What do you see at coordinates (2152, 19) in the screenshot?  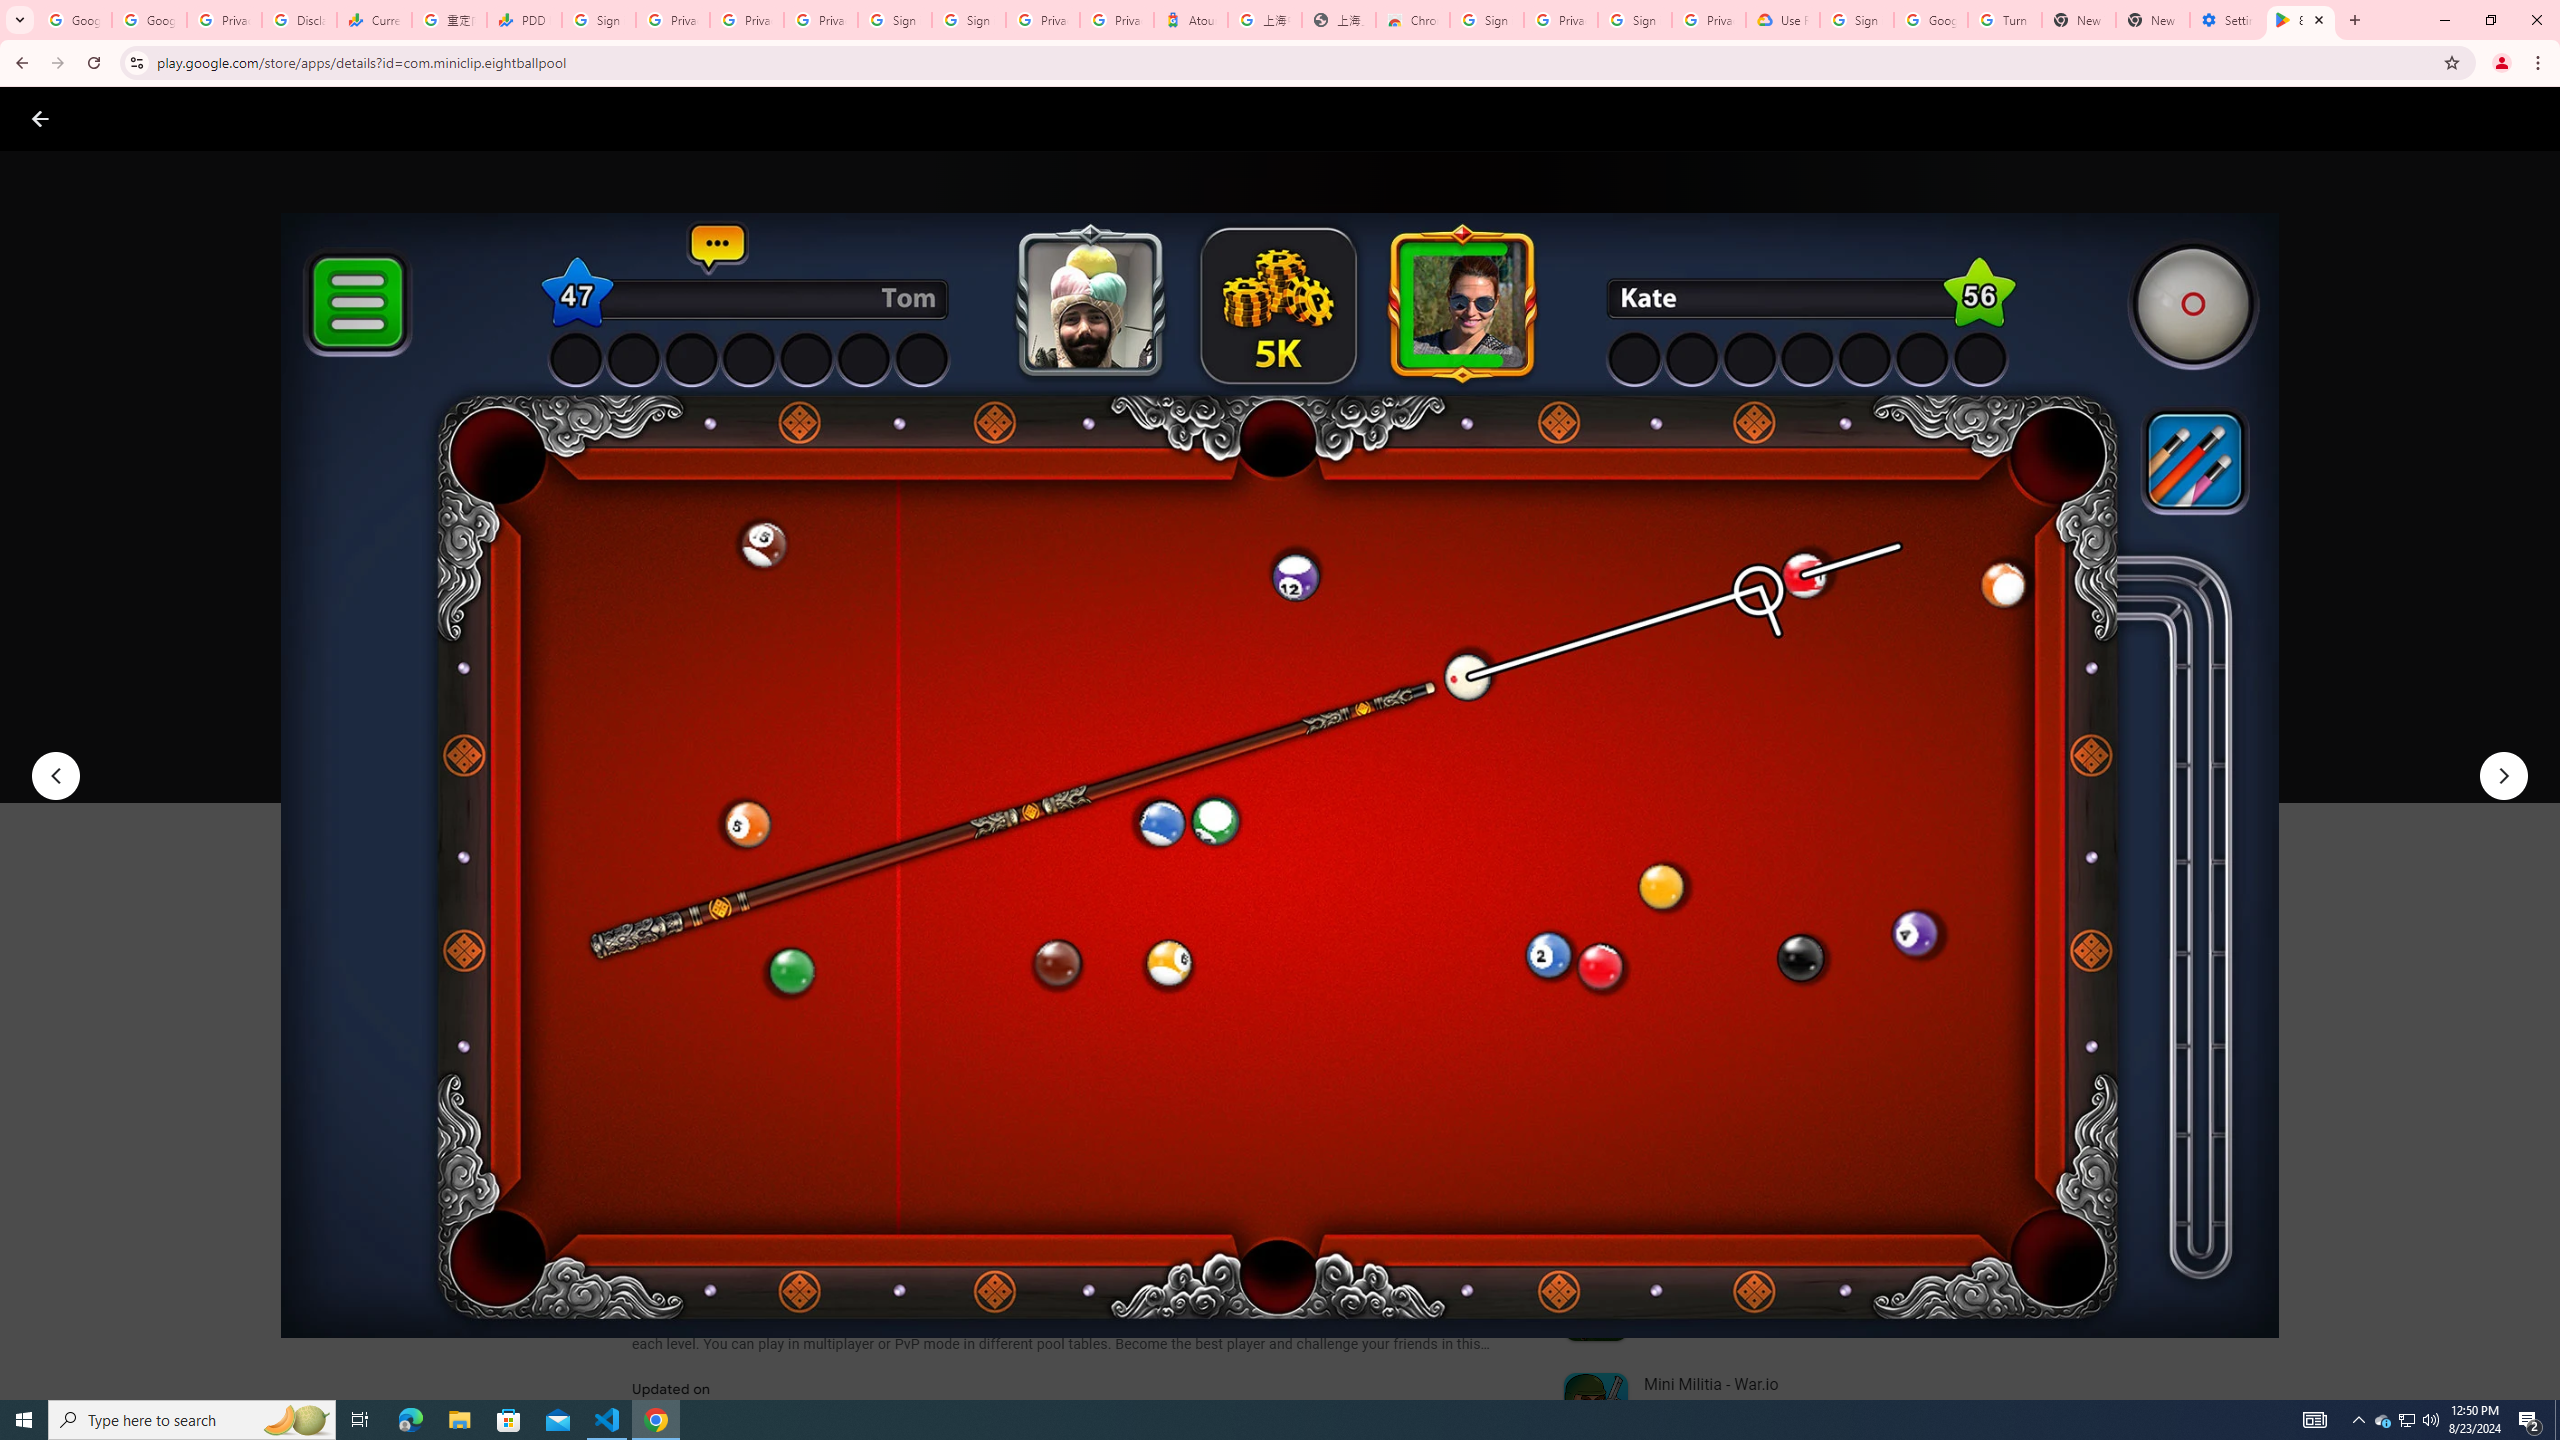 I see `'New Tab'` at bounding box center [2152, 19].